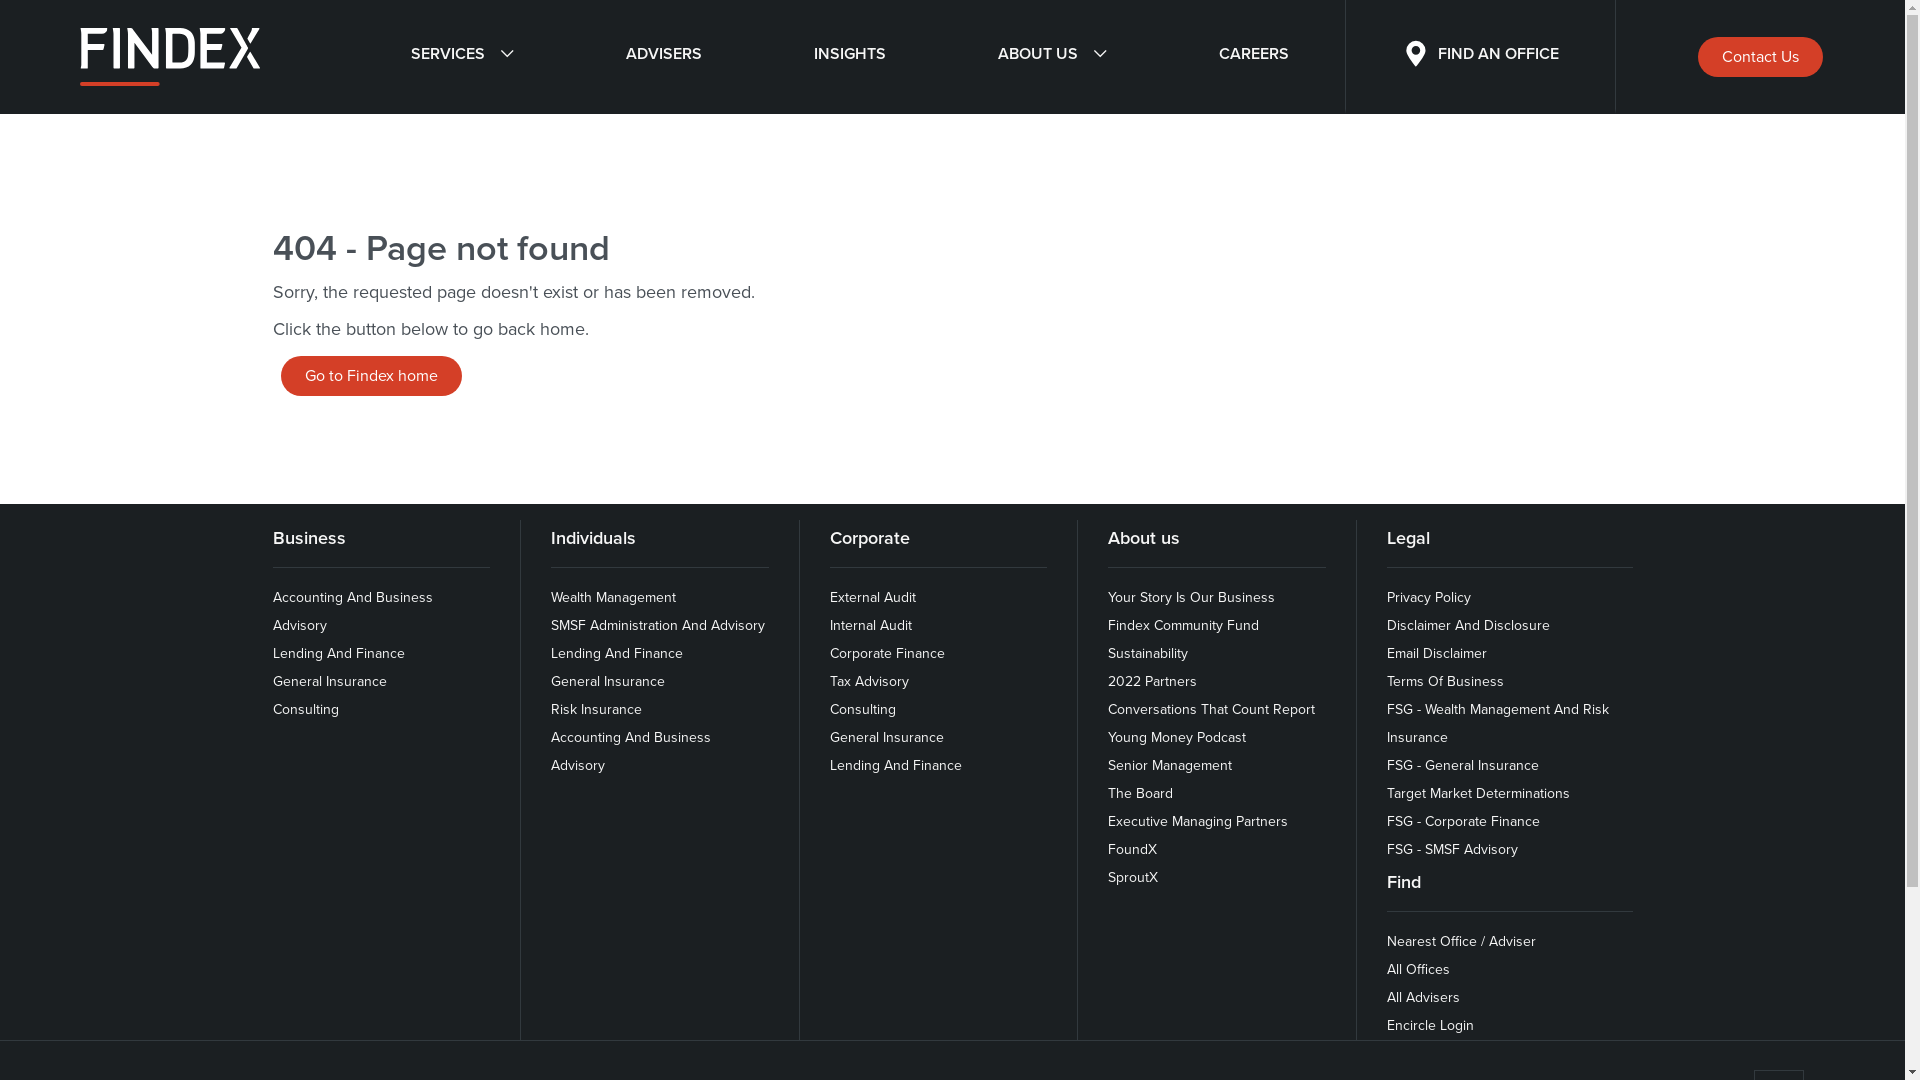 Image resolution: width=1920 pixels, height=1080 pixels. Describe the element at coordinates (1417, 968) in the screenshot. I see `'All Offices'` at that location.